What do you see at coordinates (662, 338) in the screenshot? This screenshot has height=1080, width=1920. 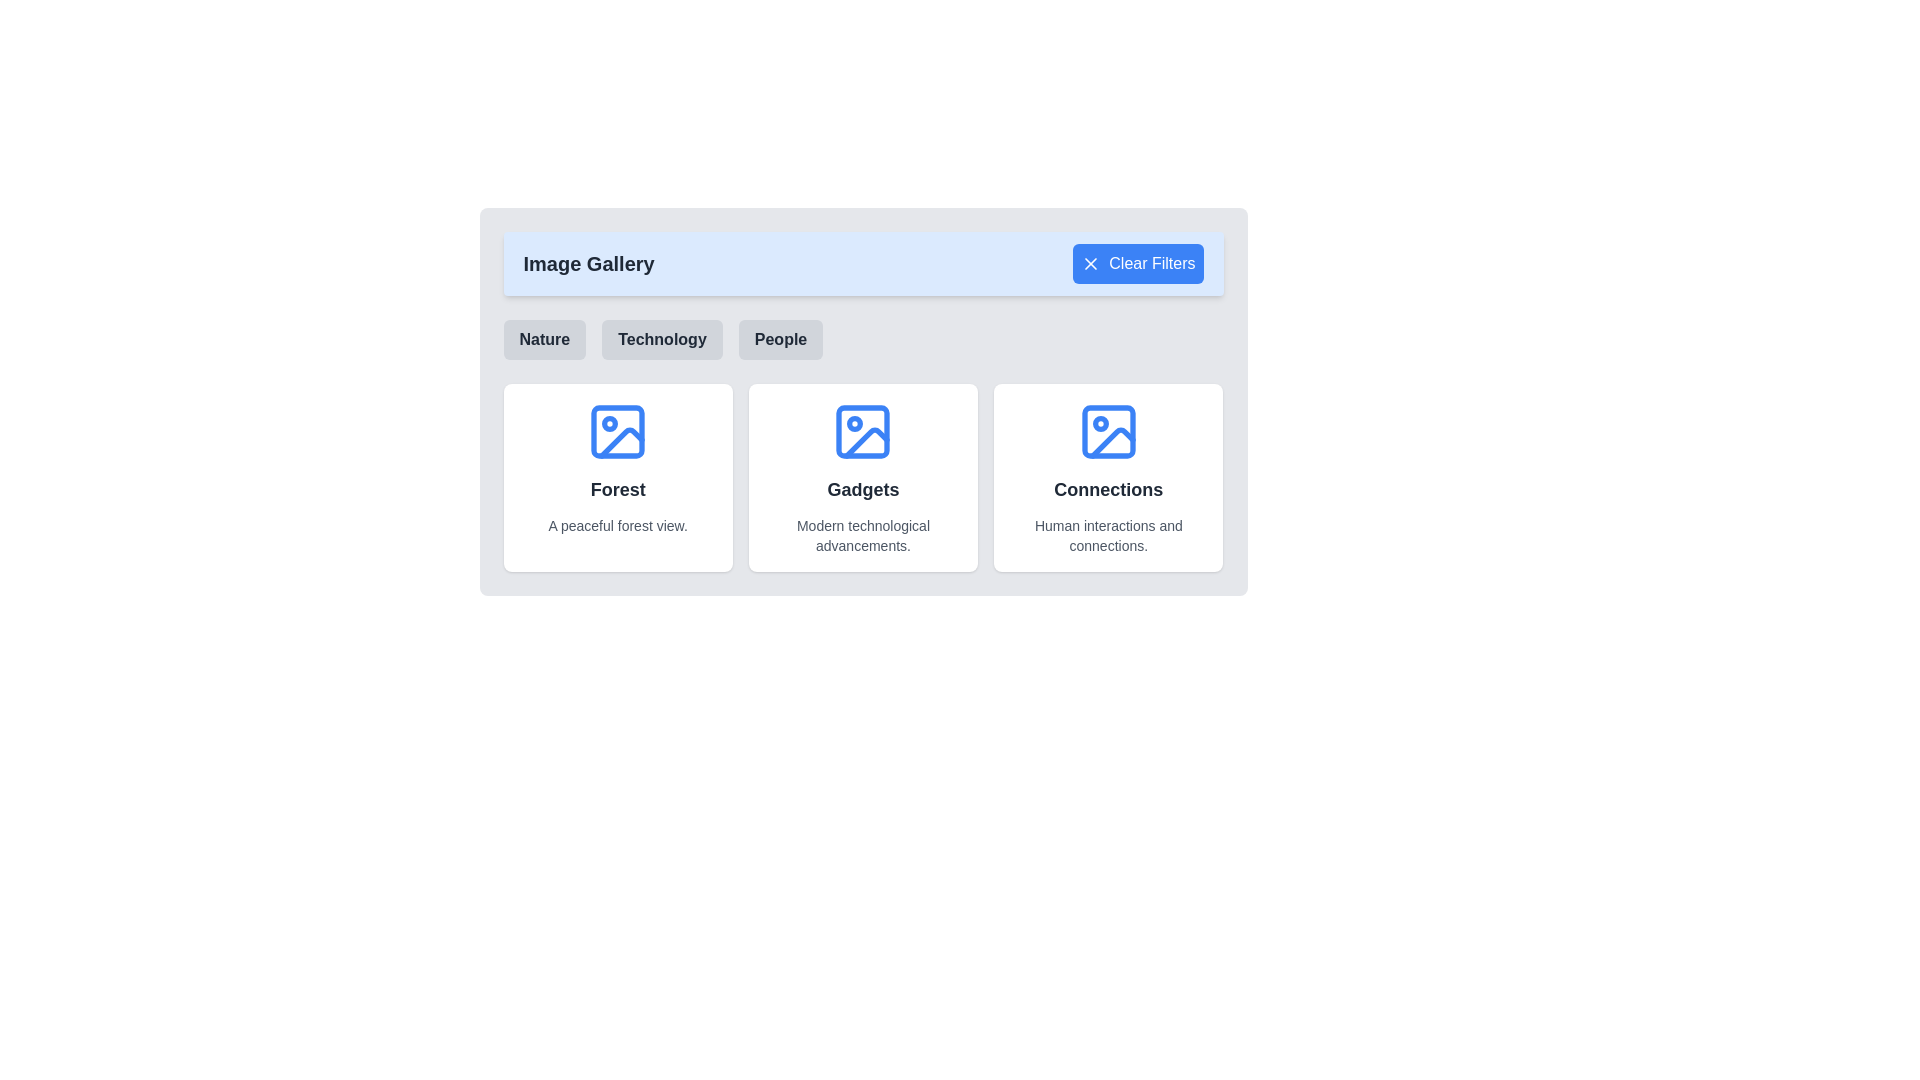 I see `the 'Technology' button, which is the second button under the 'Image Gallery' header, located between the 'Nature' and 'People' buttons` at bounding box center [662, 338].